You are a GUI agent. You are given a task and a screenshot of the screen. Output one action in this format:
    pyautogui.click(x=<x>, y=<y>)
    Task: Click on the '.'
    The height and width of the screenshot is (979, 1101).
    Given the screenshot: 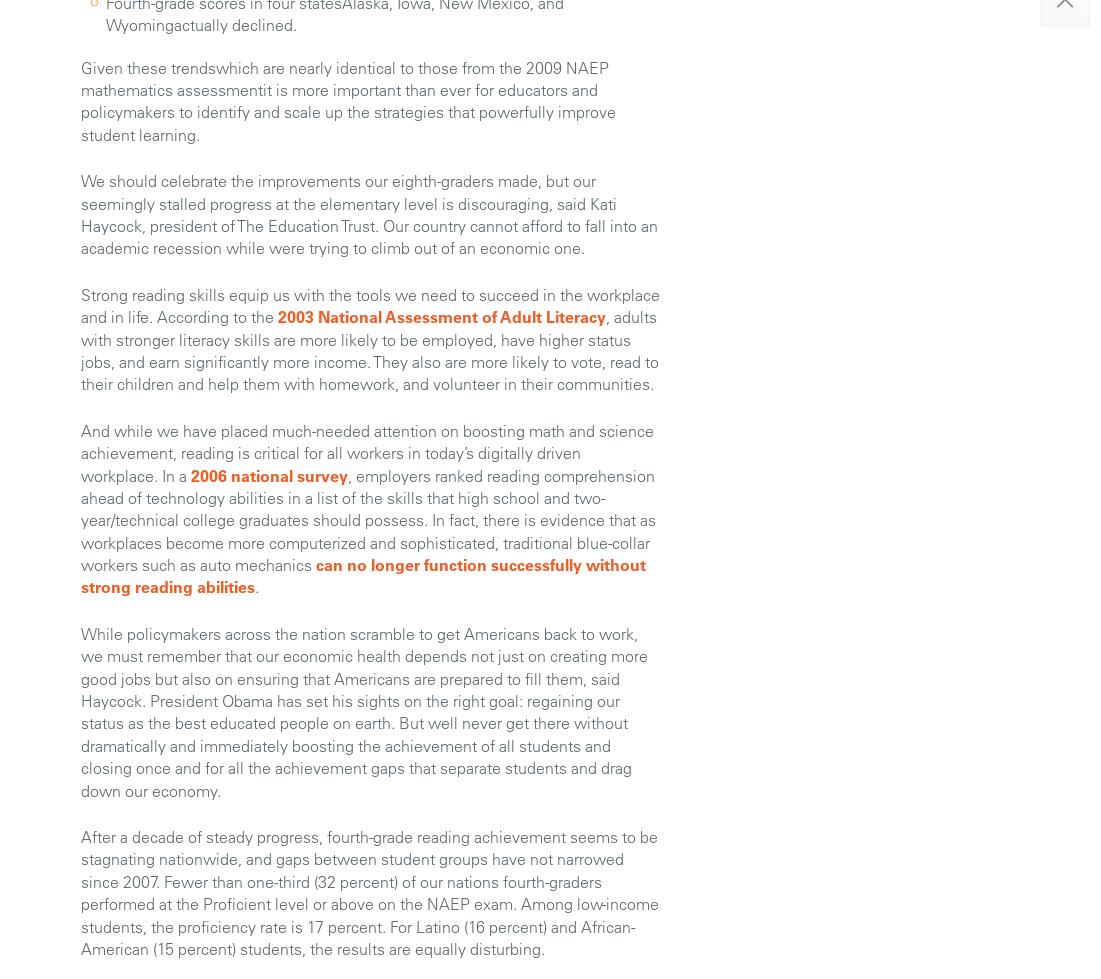 What is the action you would take?
    pyautogui.click(x=255, y=586)
    